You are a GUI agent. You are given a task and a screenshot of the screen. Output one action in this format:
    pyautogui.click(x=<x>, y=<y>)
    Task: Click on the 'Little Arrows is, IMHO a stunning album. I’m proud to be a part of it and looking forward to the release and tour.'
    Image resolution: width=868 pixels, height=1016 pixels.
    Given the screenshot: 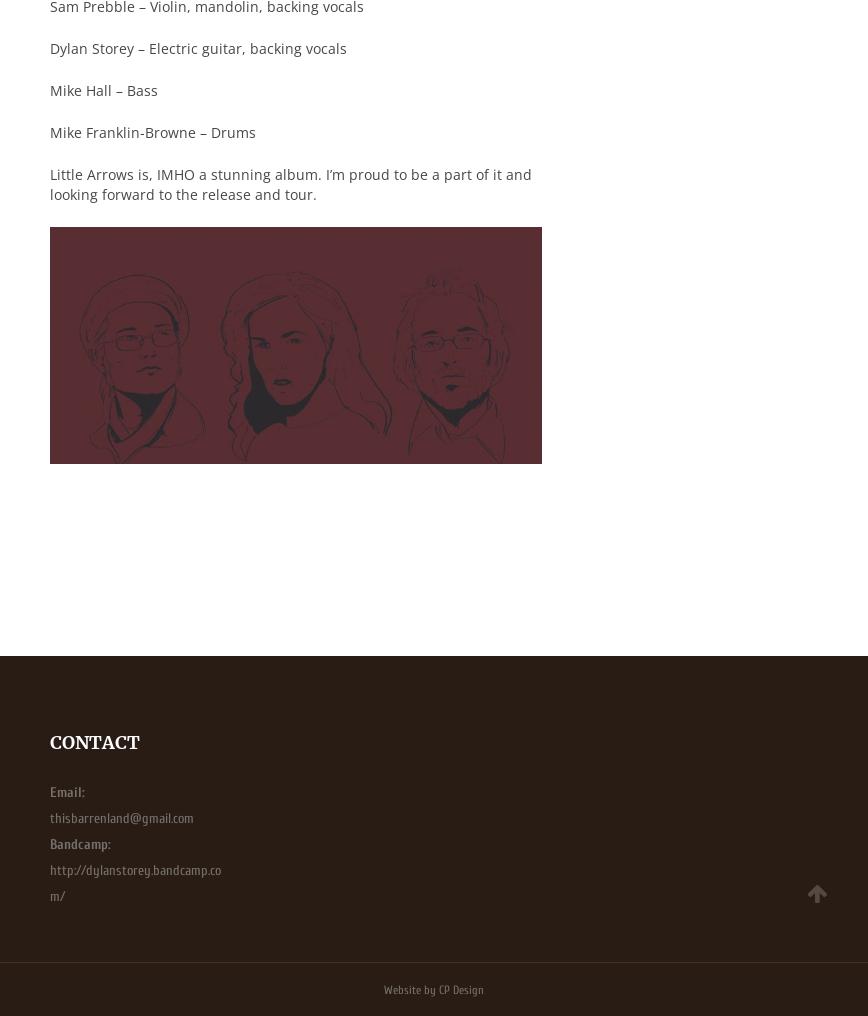 What is the action you would take?
    pyautogui.click(x=291, y=183)
    